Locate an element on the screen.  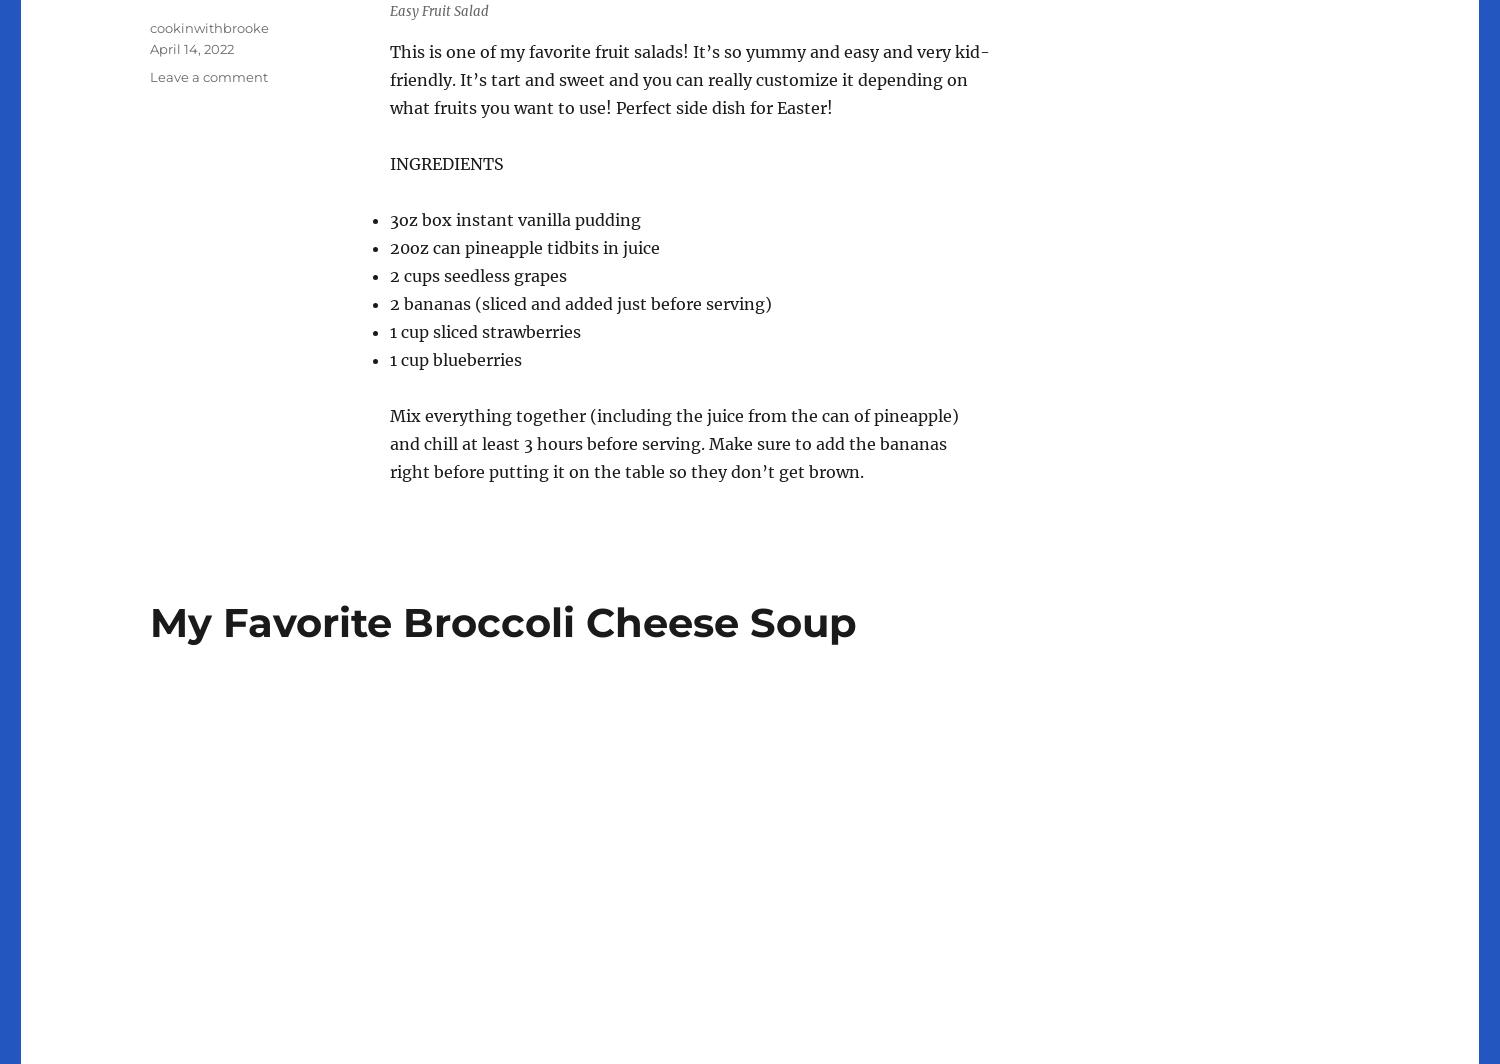
'cookinwithbrooke' is located at coordinates (208, 27).